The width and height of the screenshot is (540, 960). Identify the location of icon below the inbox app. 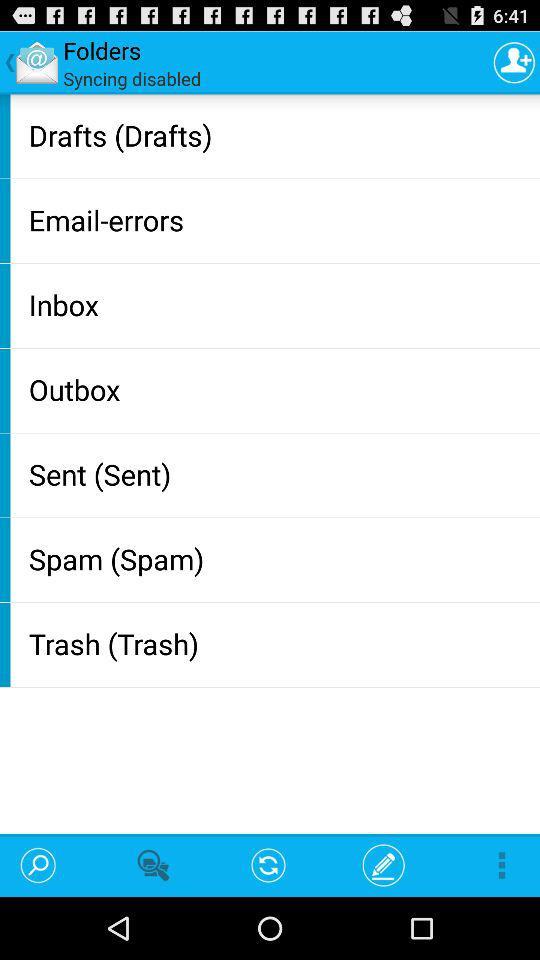
(279, 388).